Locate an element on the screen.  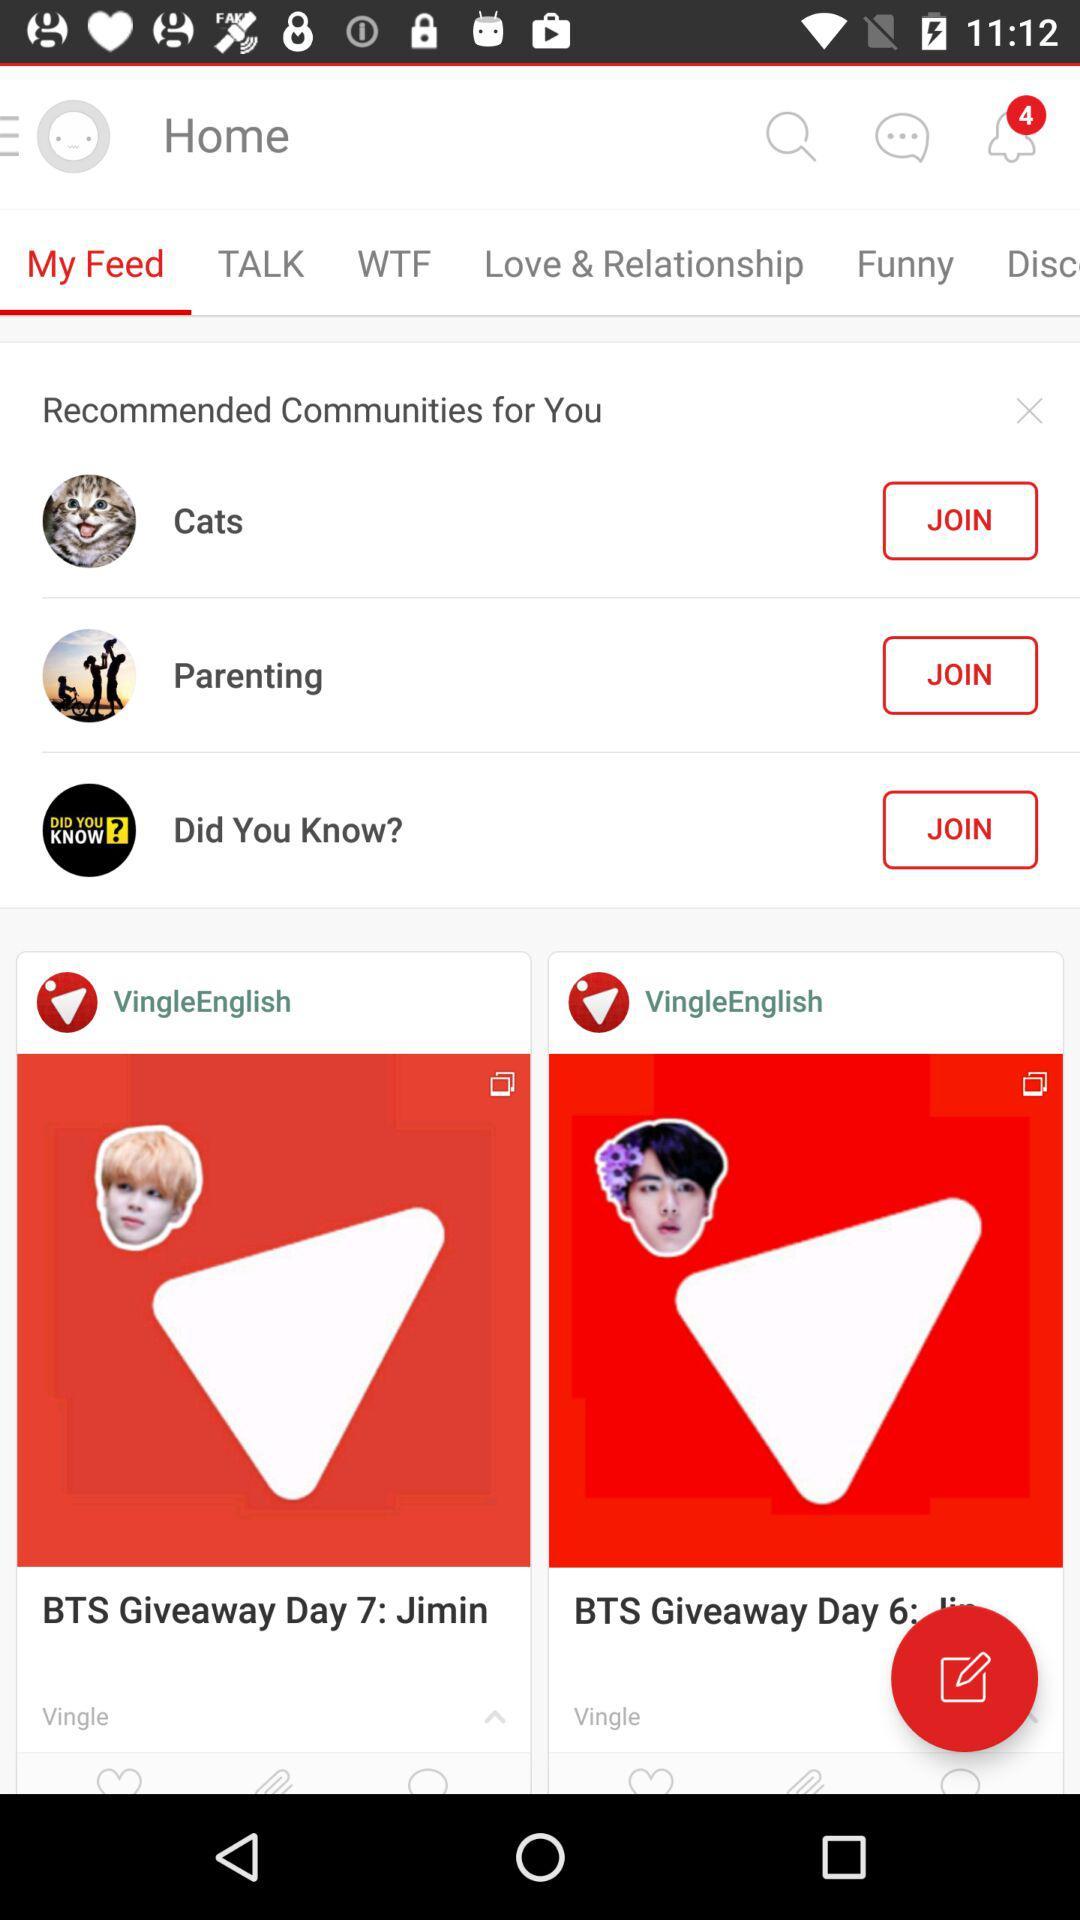
the edit icon is located at coordinates (963, 1678).